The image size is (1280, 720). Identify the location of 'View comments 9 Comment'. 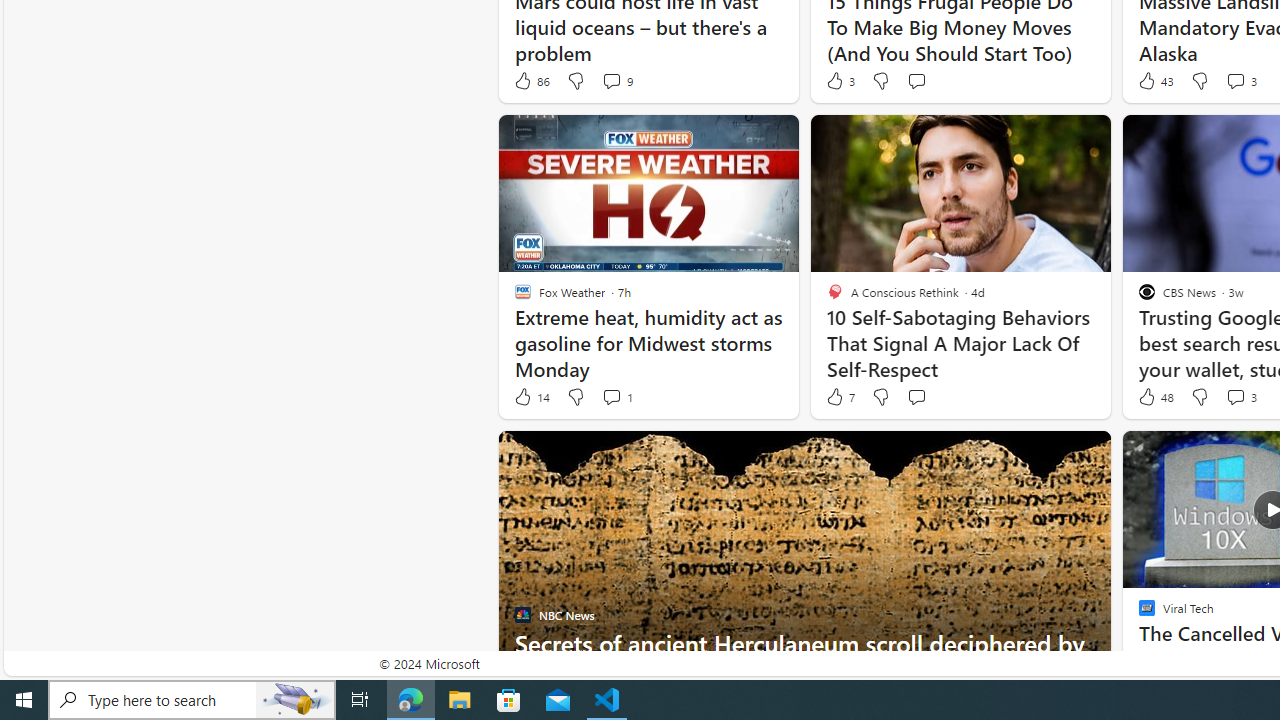
(610, 80).